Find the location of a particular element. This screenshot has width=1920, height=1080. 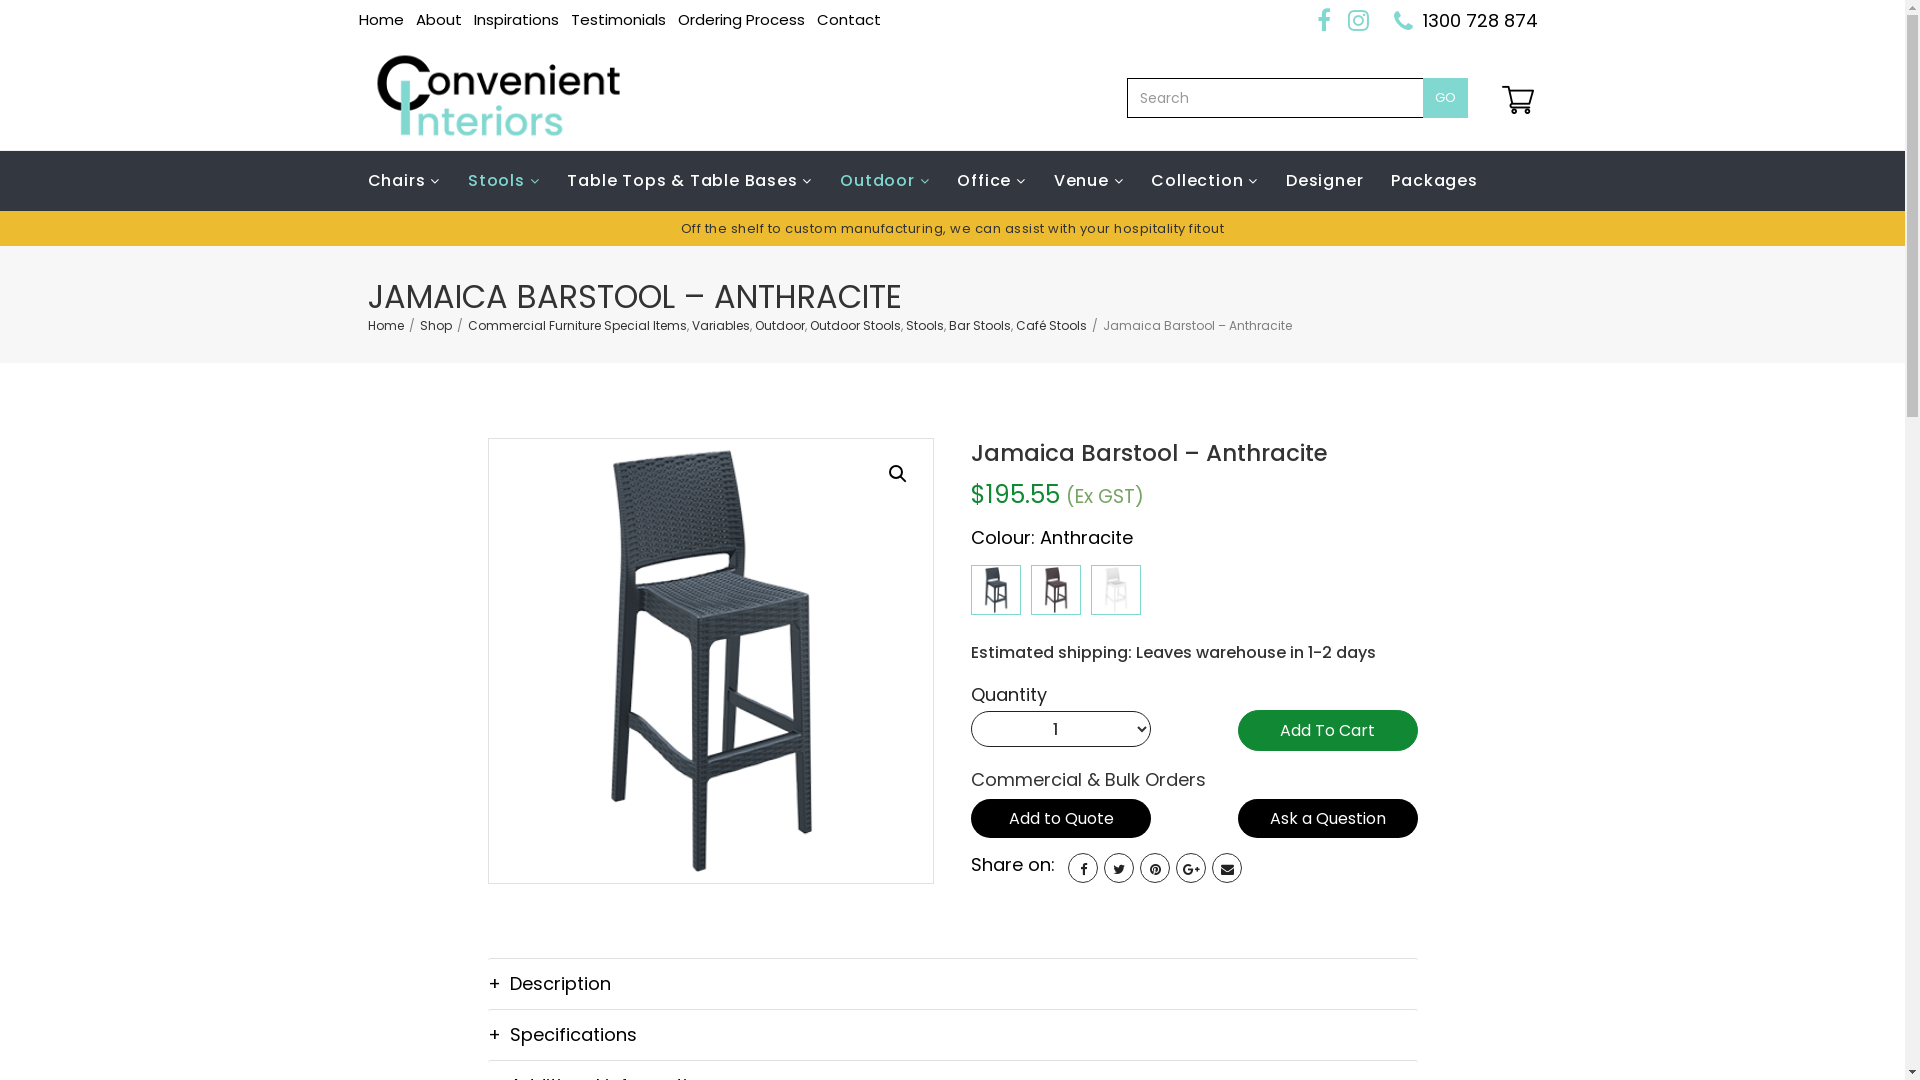

'Shop' is located at coordinates (435, 324).